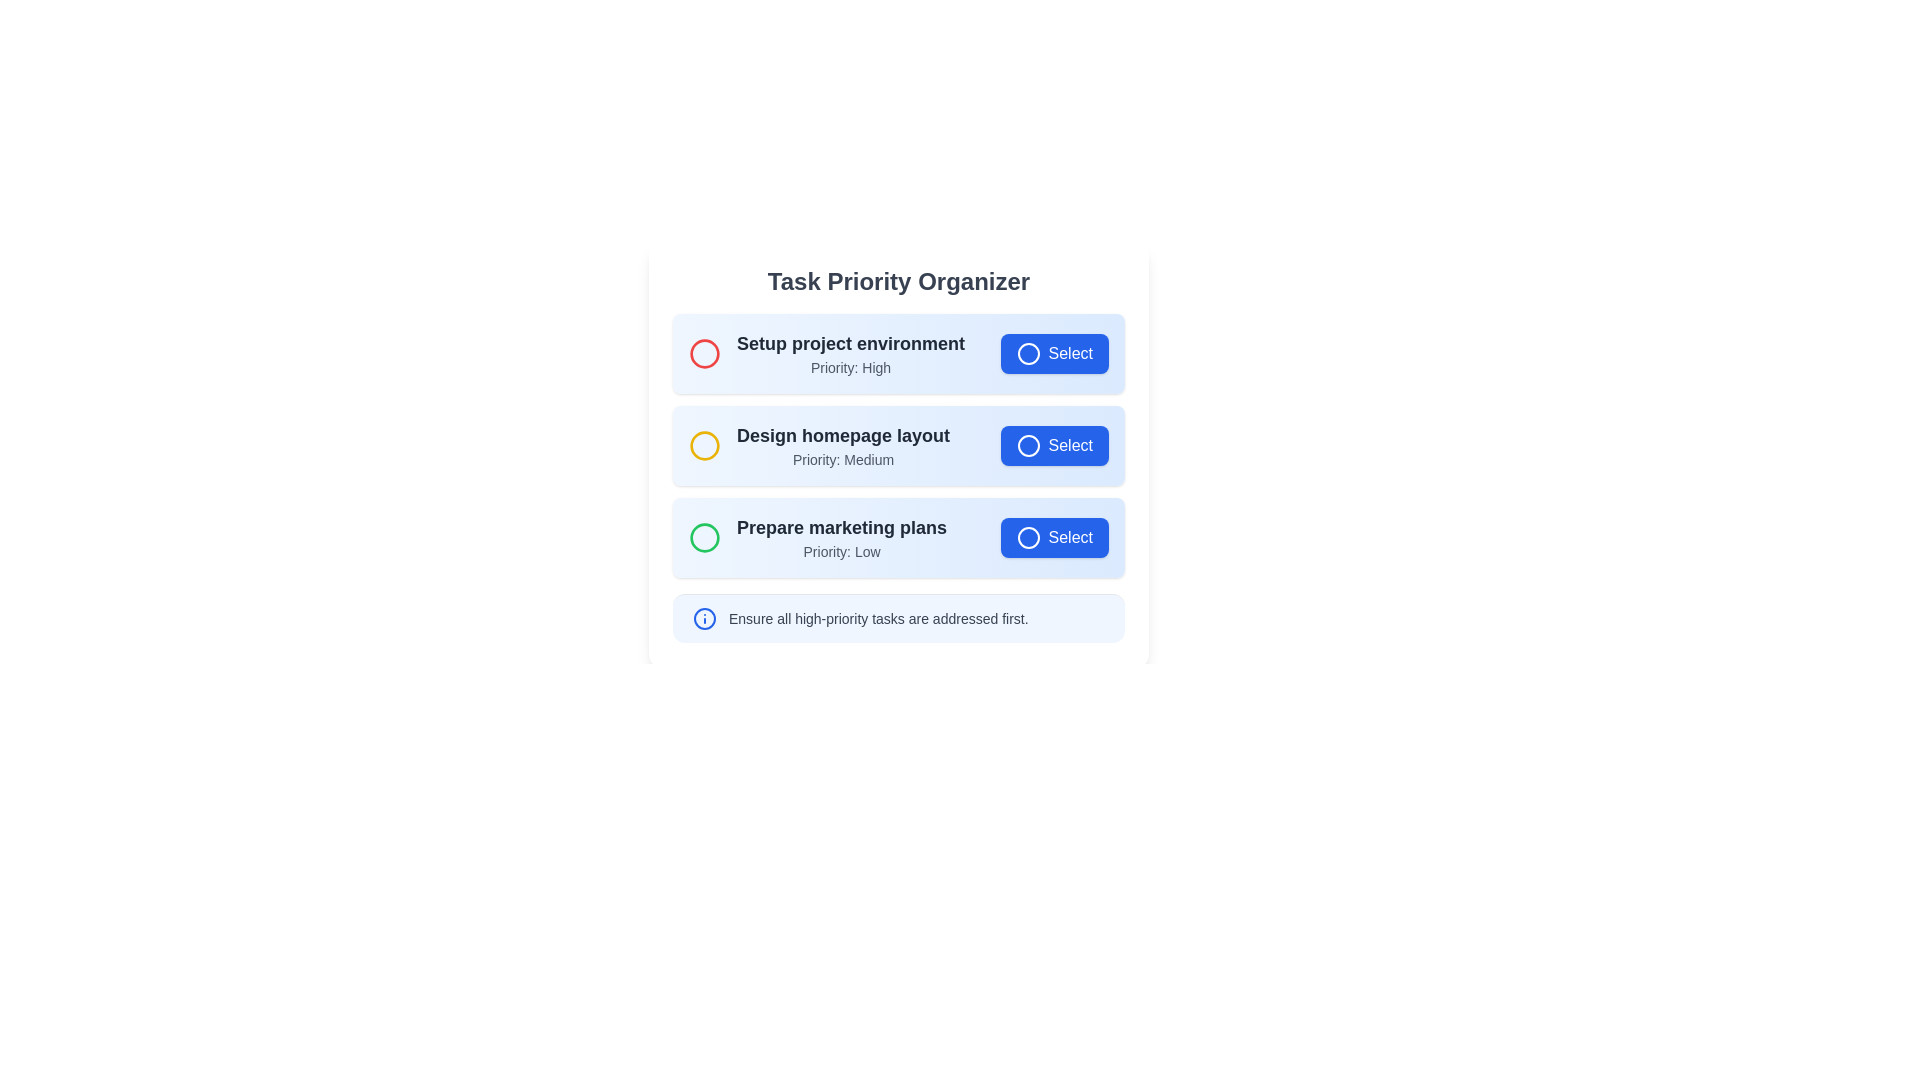 The image size is (1920, 1080). Describe the element at coordinates (819, 445) in the screenshot. I see `the second task information display with a rounded yellow icon and the text 'Design homepage layout' followed by 'Priority: Medium'` at that location.